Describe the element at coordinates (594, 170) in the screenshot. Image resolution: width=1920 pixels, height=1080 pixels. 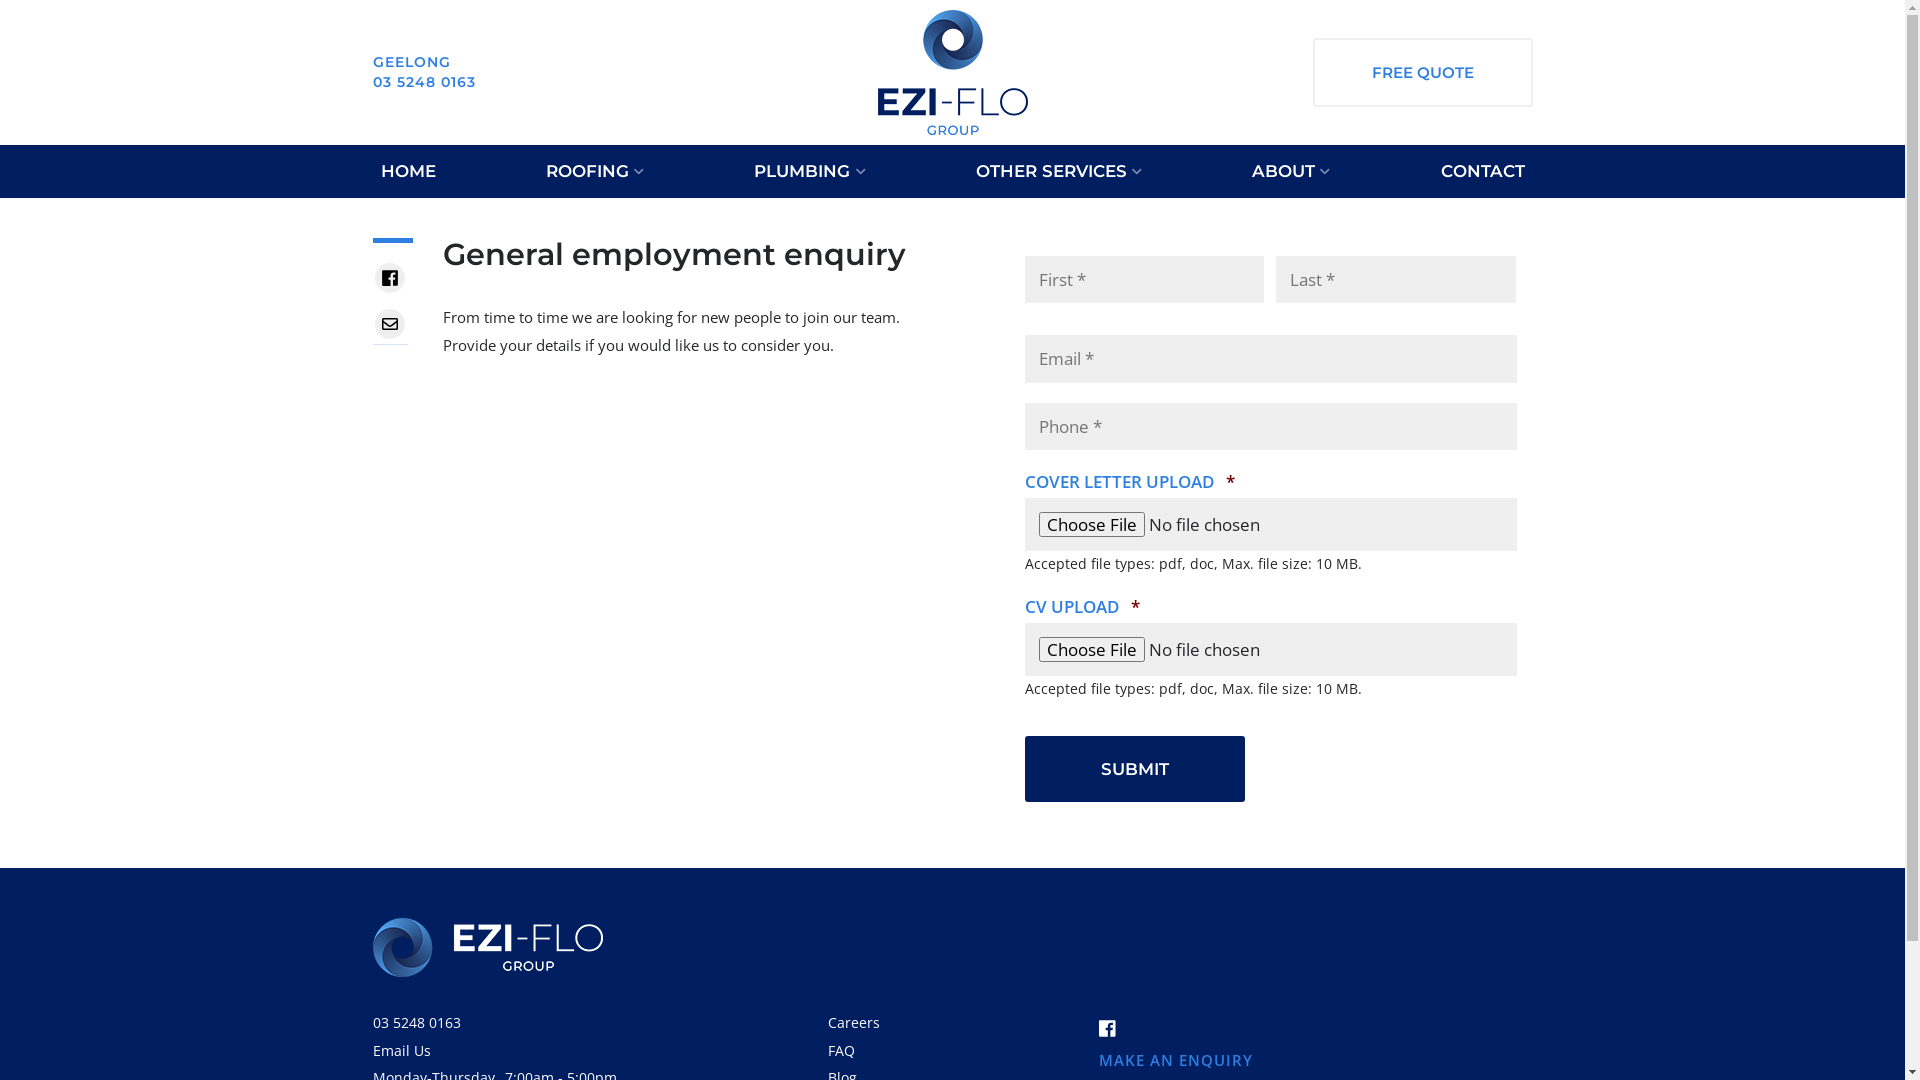
I see `'ROOFING'` at that location.